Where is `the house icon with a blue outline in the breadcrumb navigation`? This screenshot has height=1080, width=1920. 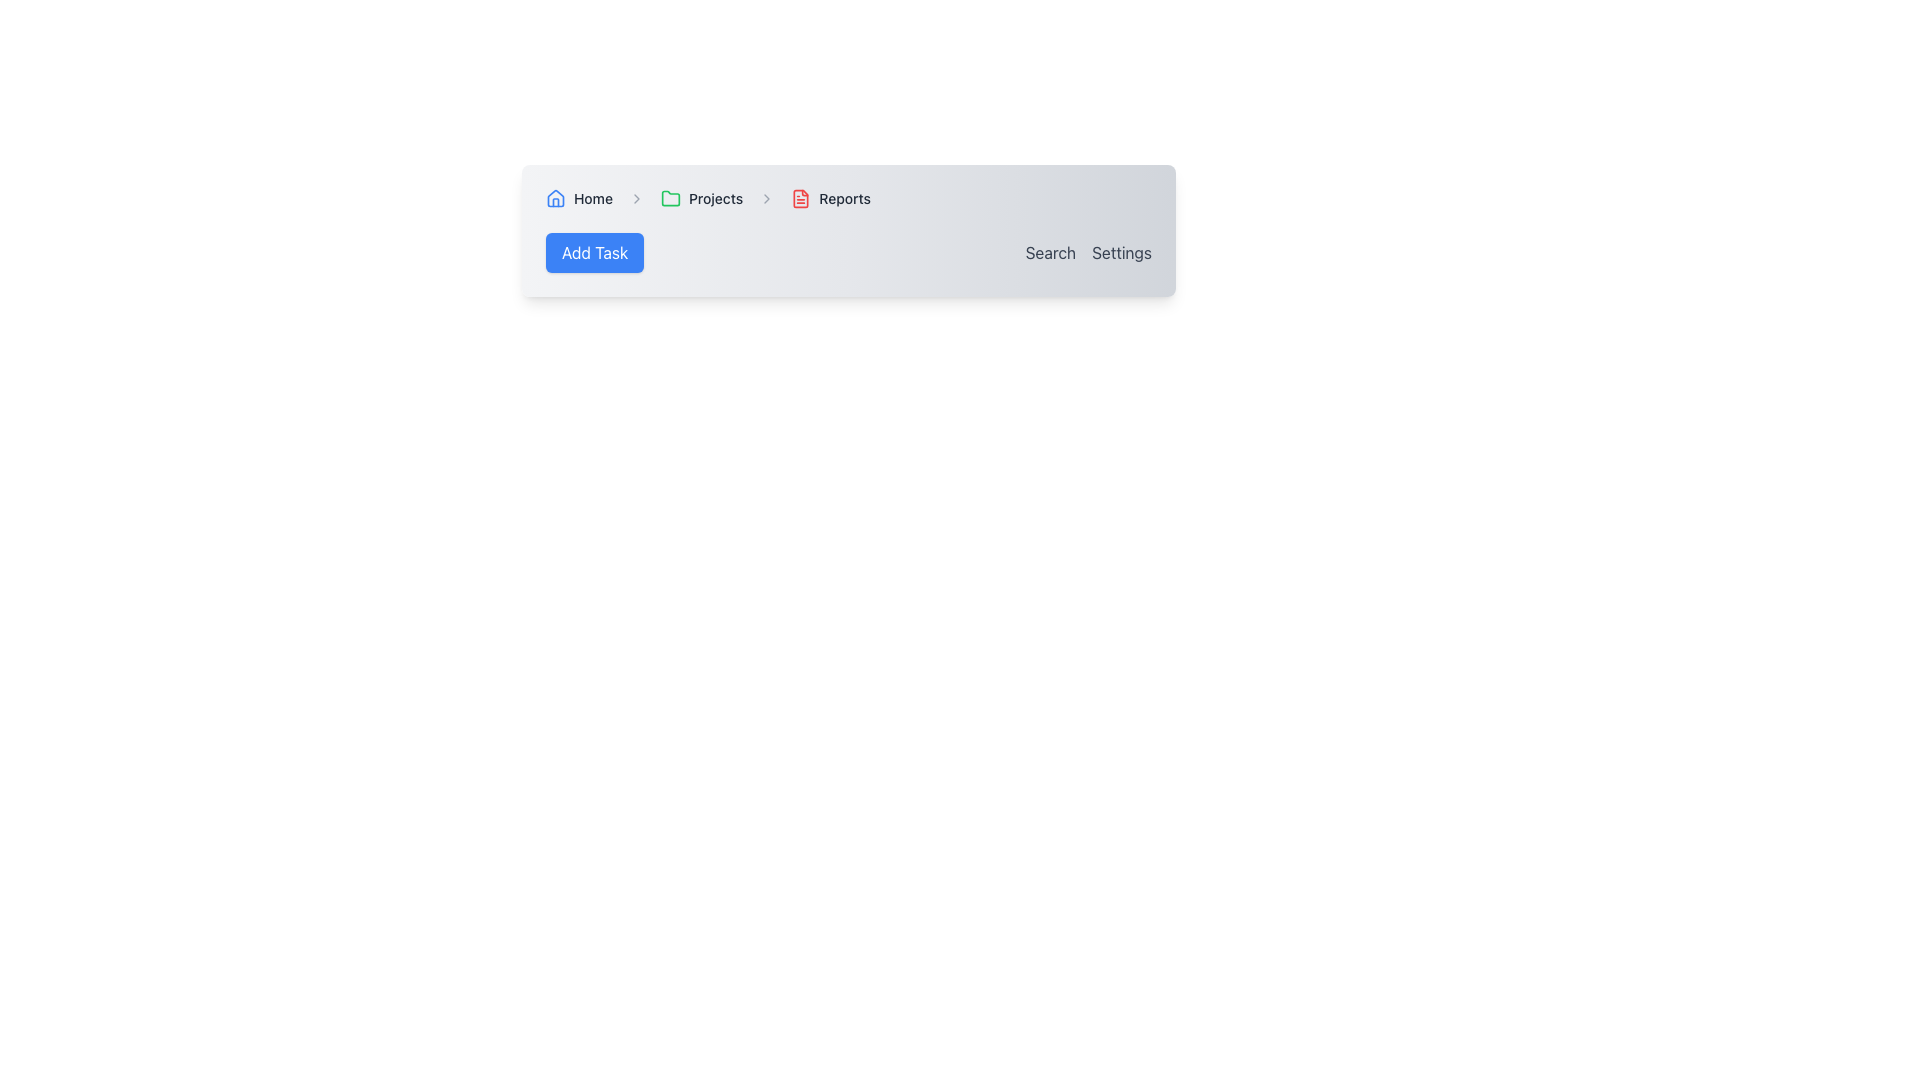 the house icon with a blue outline in the breadcrumb navigation is located at coordinates (556, 199).